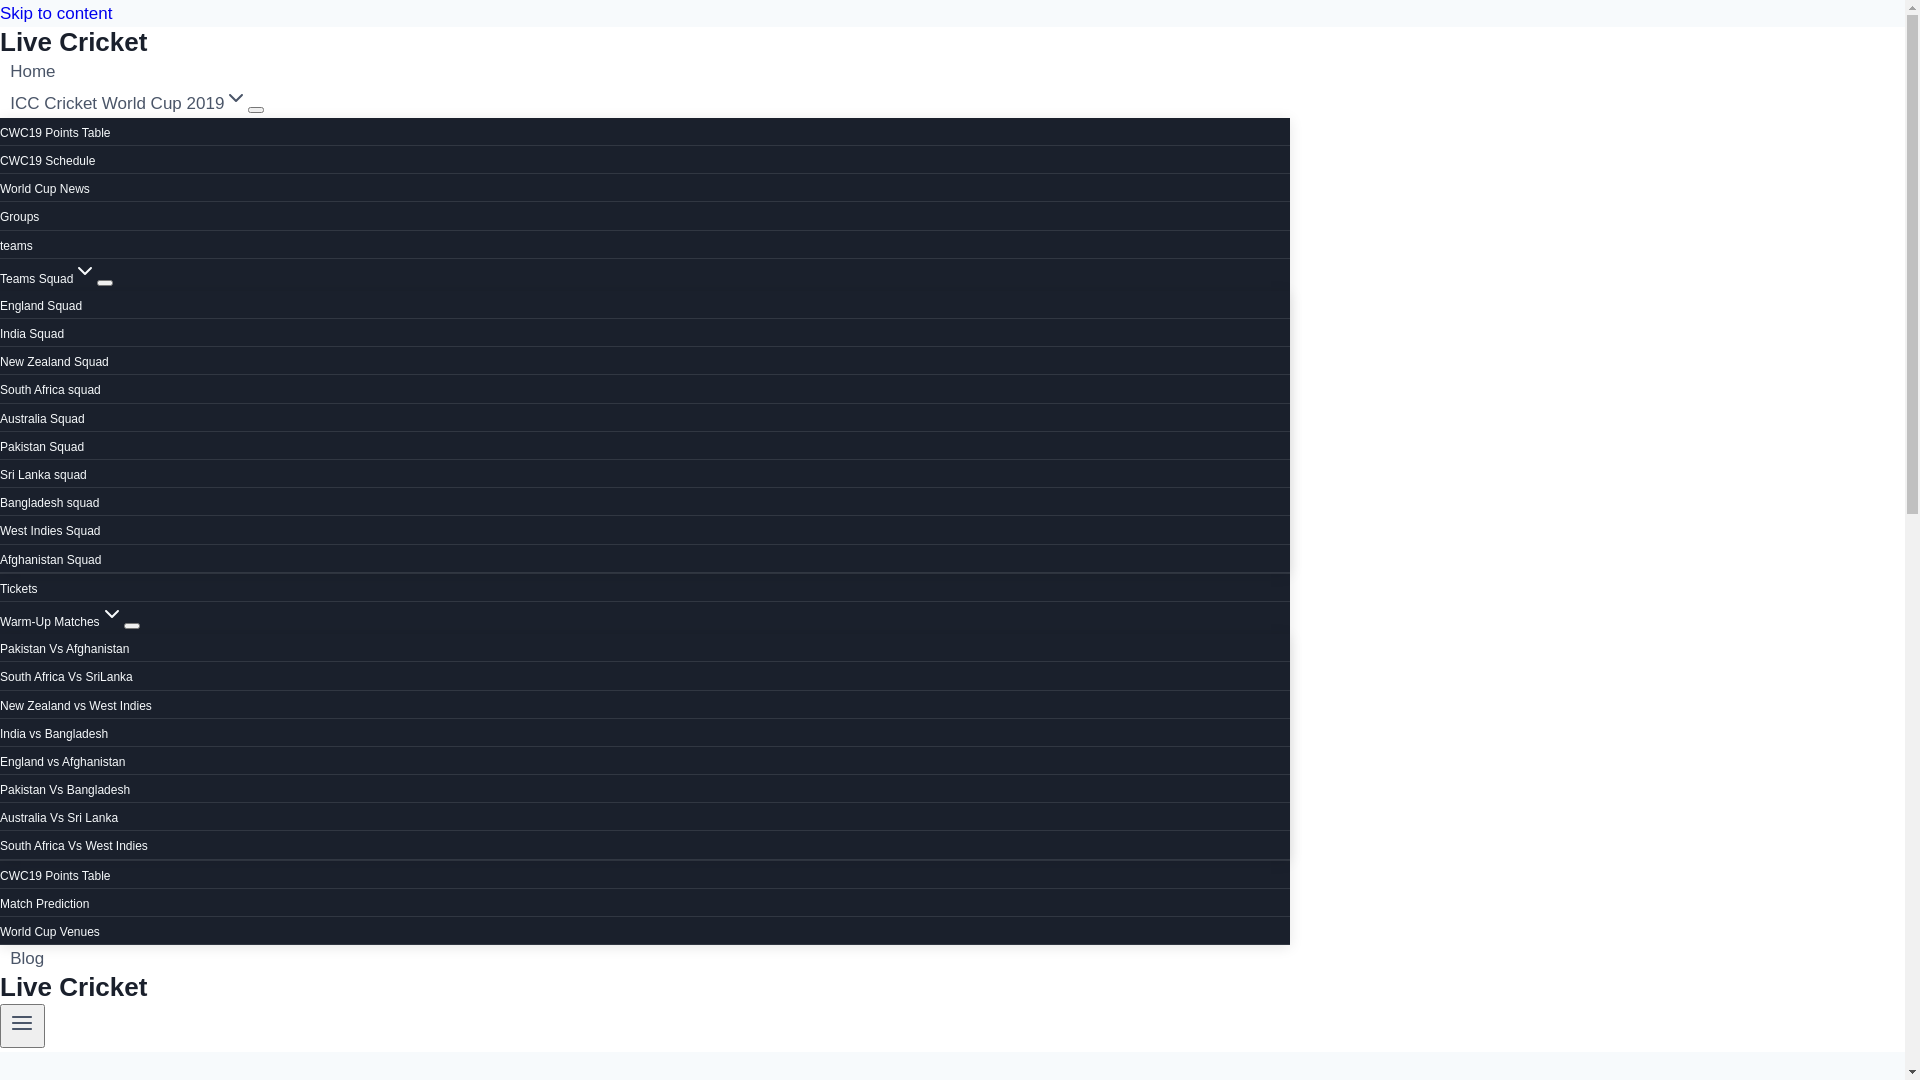 Image resolution: width=1920 pixels, height=1080 pixels. I want to click on 'South Africa Vs West Indies', so click(73, 845).